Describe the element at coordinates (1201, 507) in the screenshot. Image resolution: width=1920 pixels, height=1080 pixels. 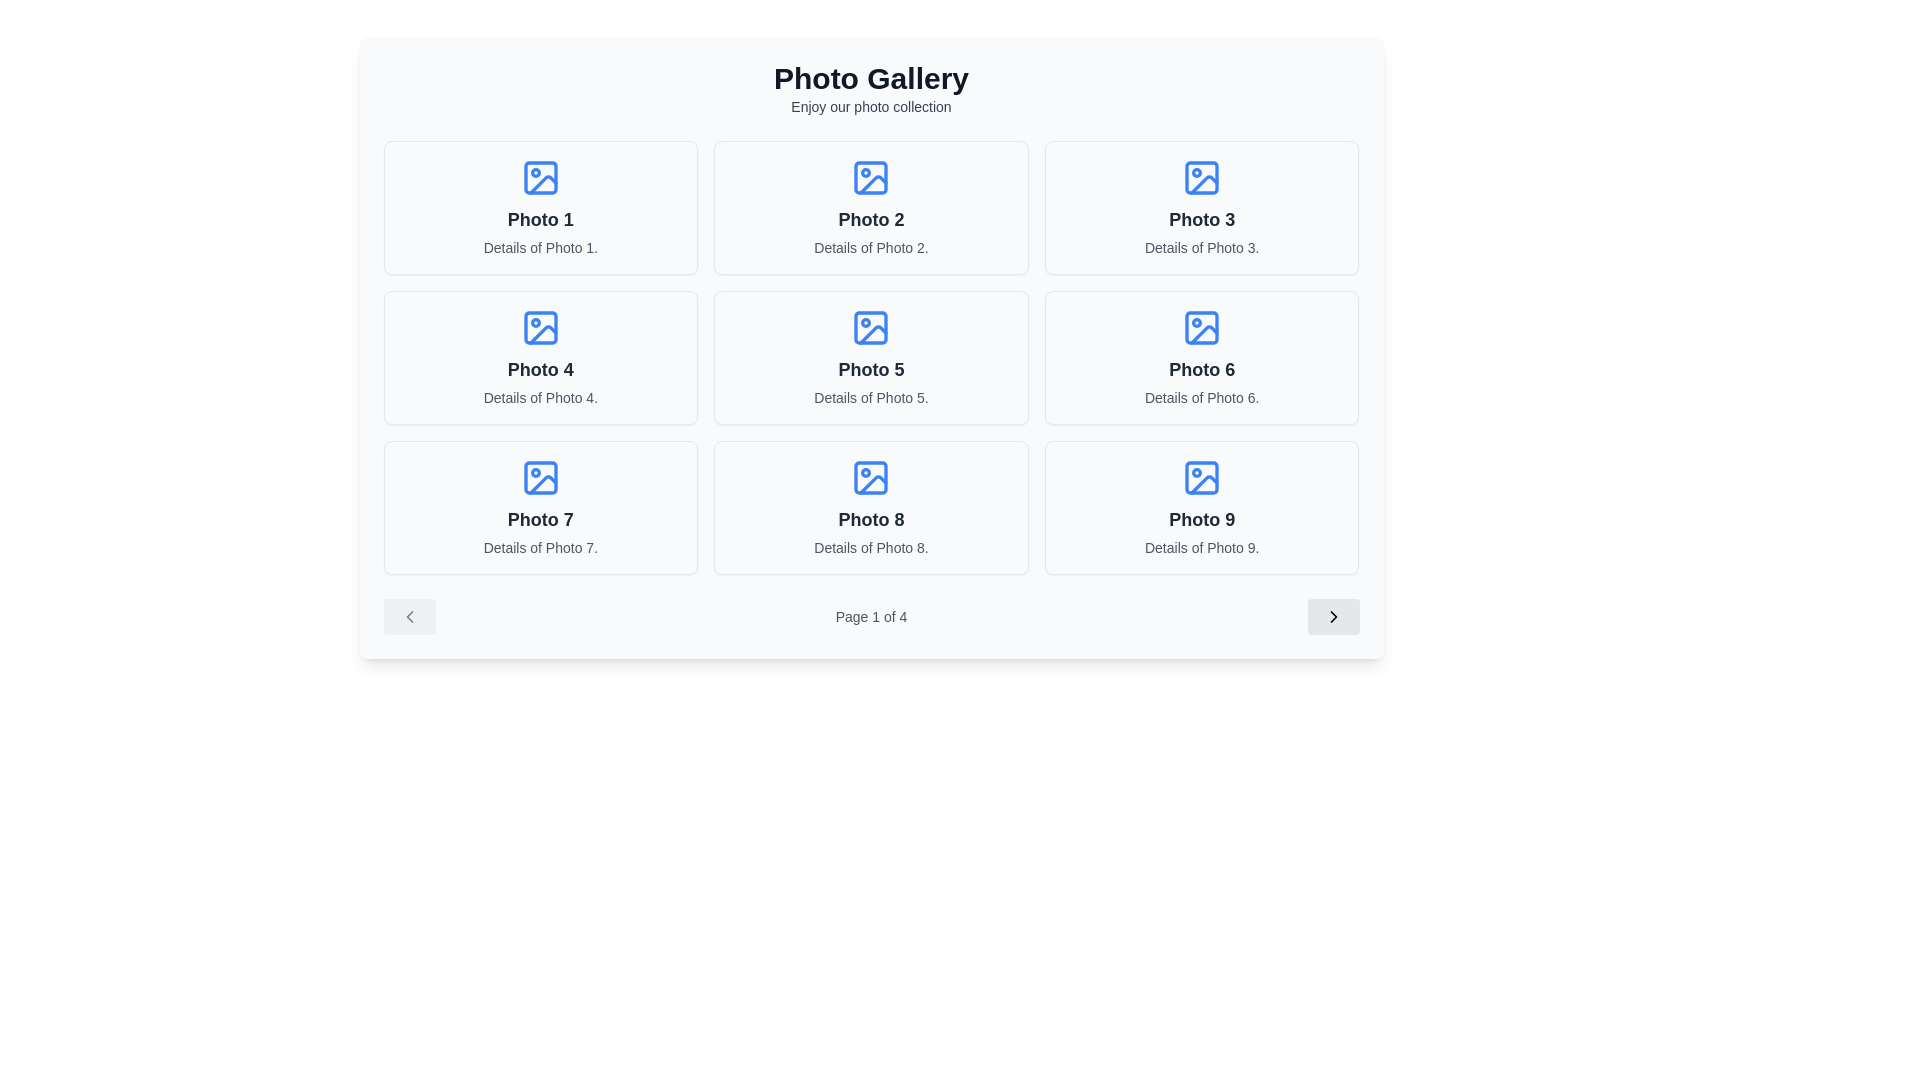
I see `the Card representing 'Photo 9' in the bottom-right corner of the gallery grid` at that location.